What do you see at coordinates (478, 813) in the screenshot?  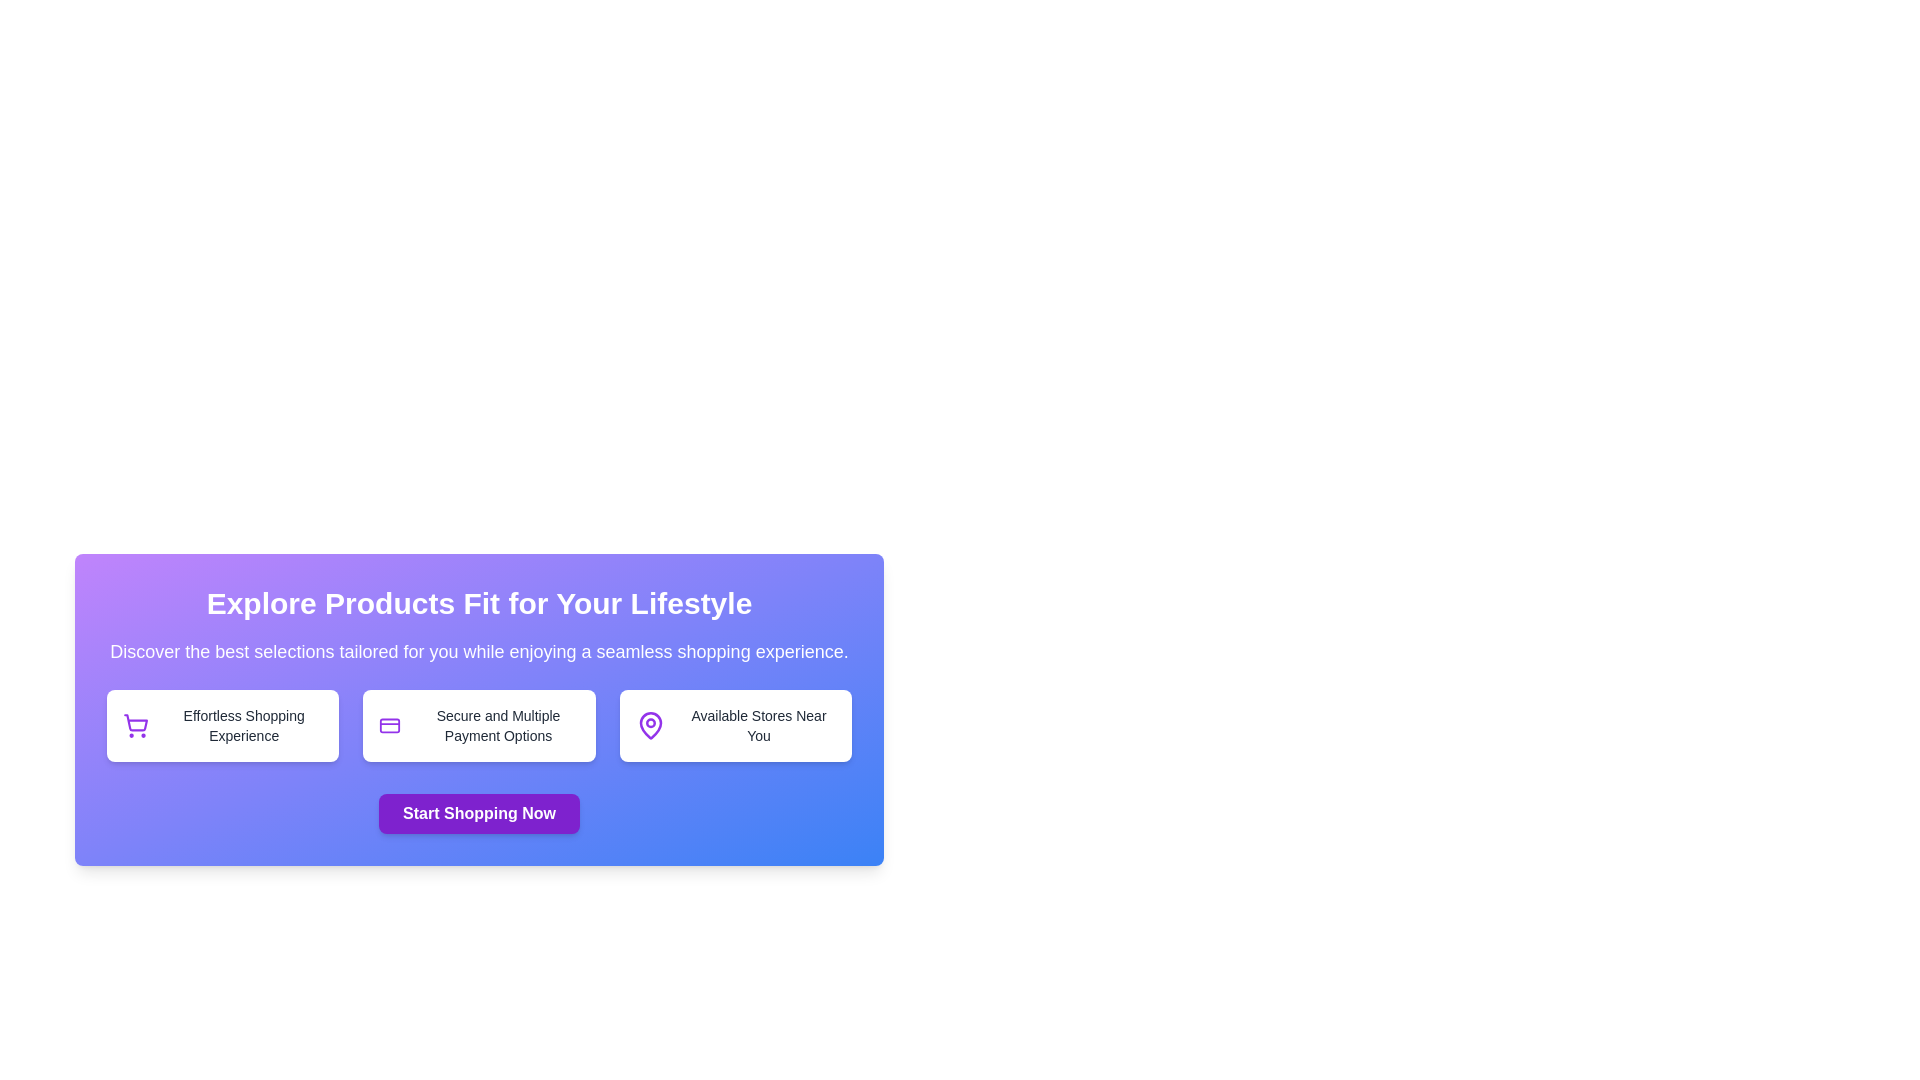 I see `the button located at the bottom of the card labeled 'Explore Products Fit for Your Lifestyle'` at bounding box center [478, 813].